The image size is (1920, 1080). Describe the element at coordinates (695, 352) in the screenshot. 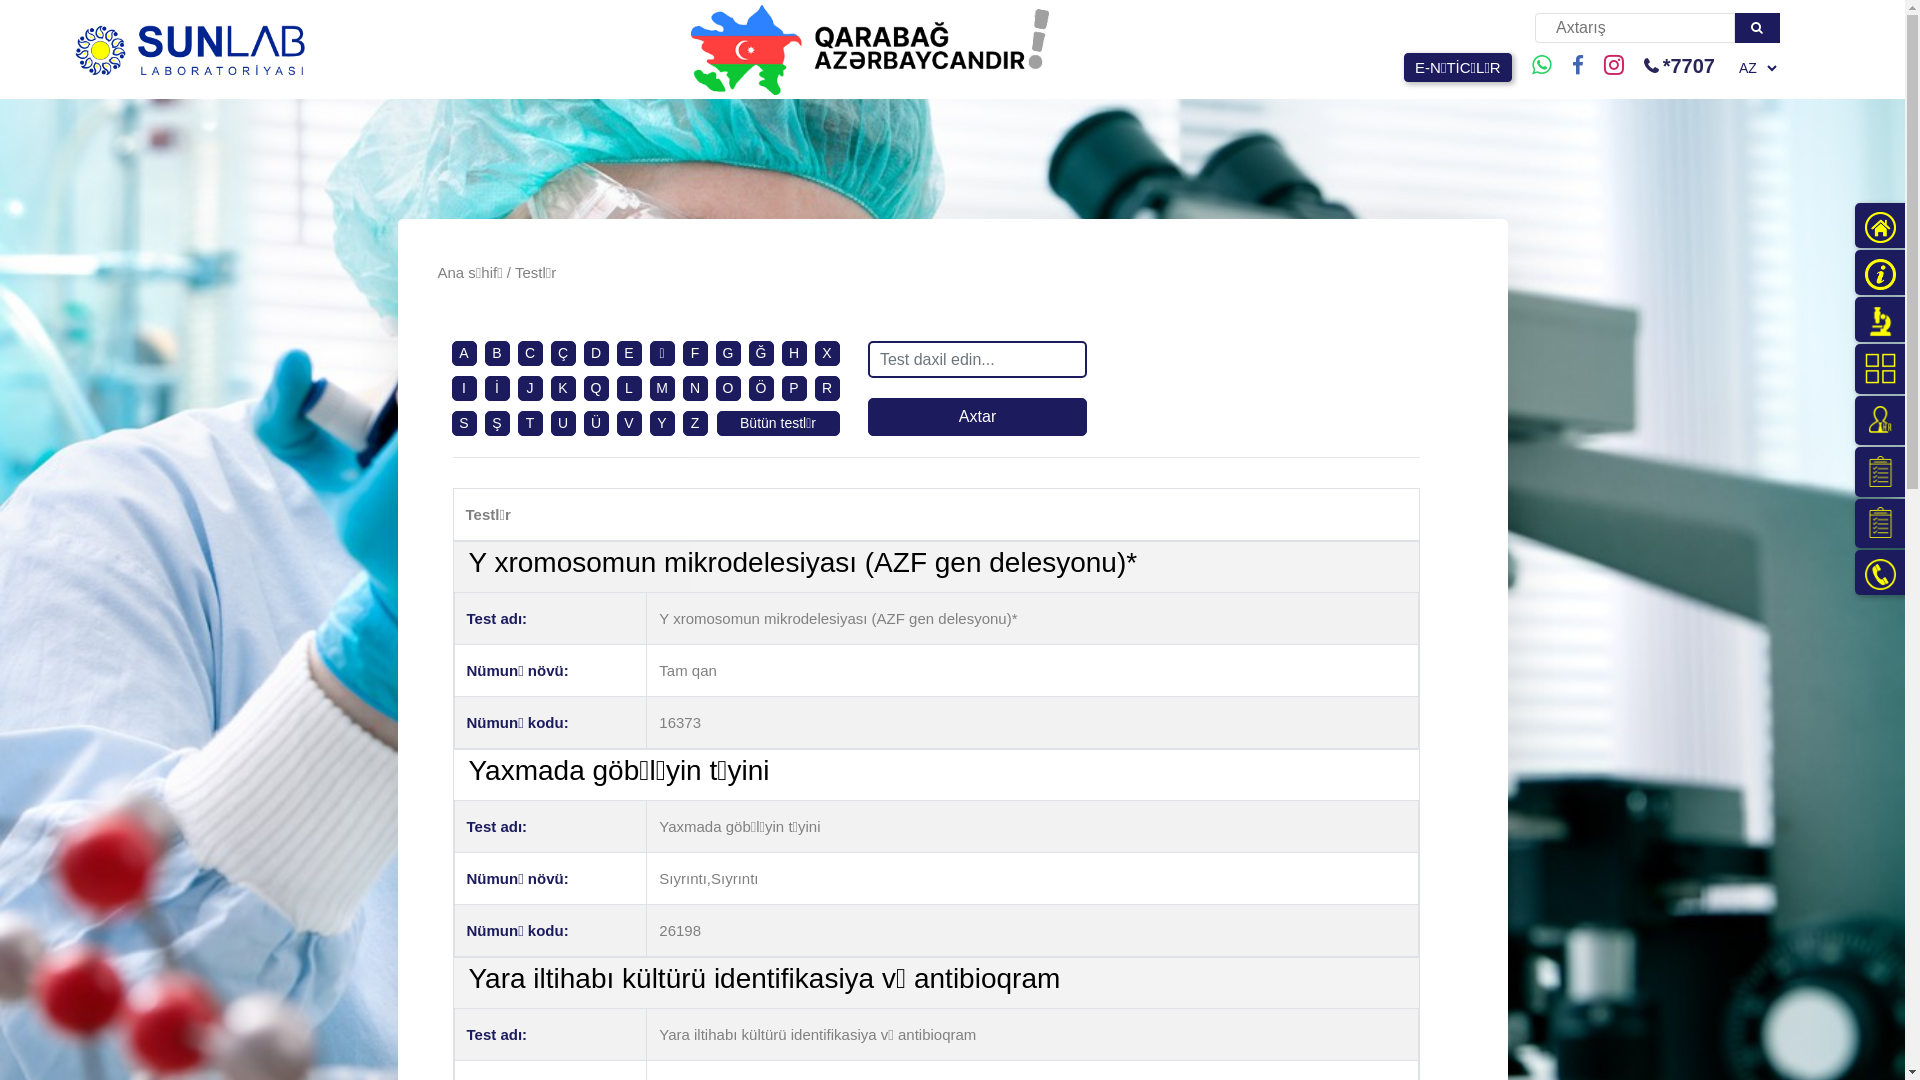

I see `'F'` at that location.